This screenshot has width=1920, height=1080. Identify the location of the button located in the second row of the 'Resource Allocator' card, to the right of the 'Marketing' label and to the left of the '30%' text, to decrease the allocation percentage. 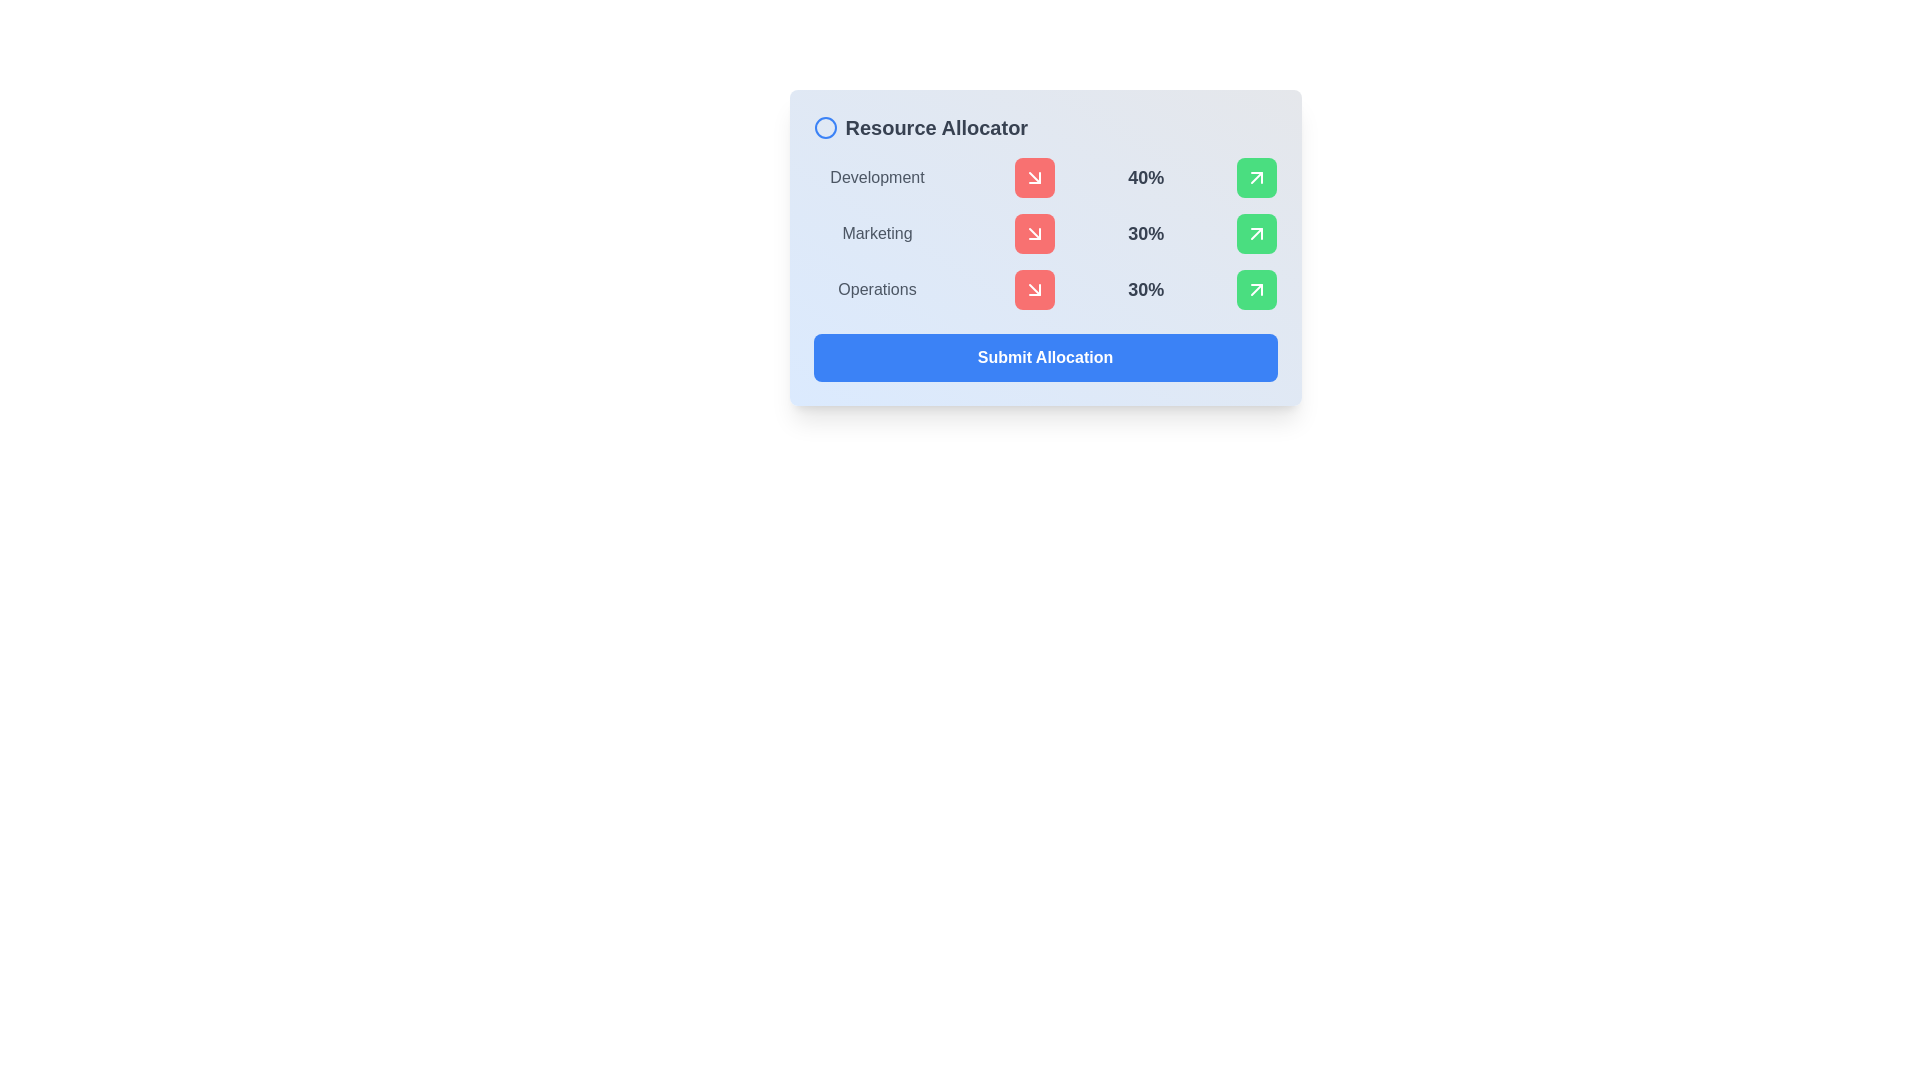
(1044, 233).